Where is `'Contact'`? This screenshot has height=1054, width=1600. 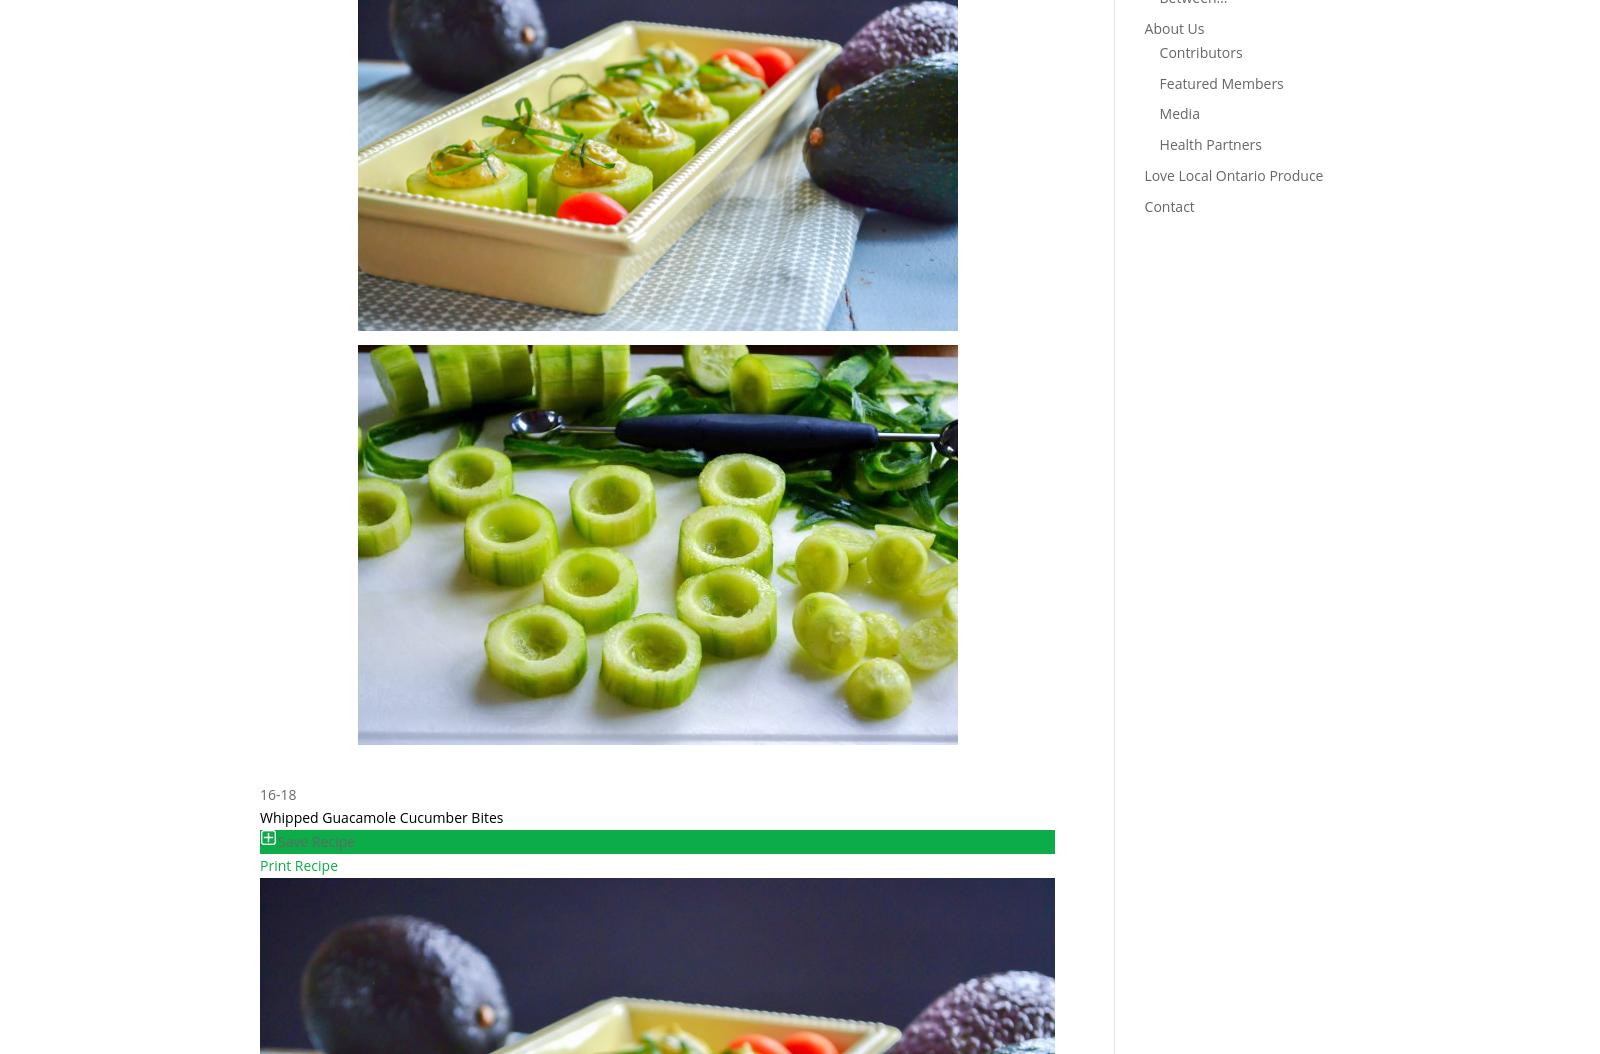 'Contact' is located at coordinates (1168, 204).